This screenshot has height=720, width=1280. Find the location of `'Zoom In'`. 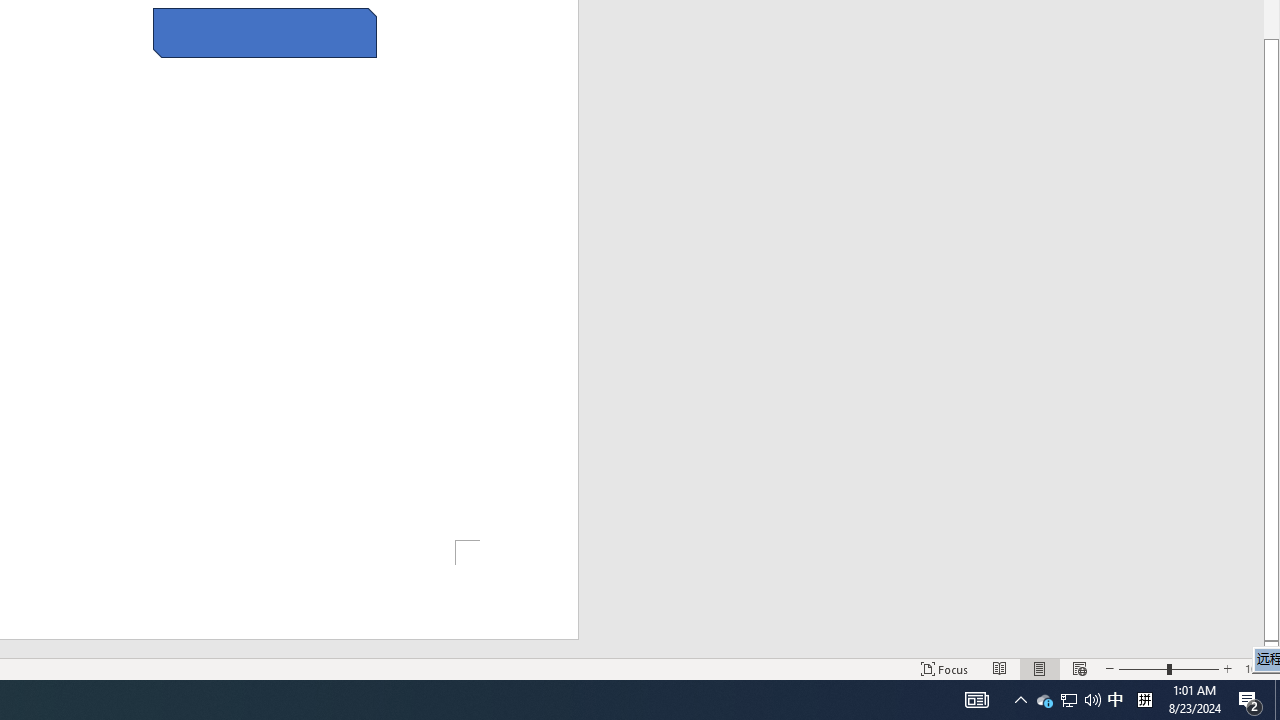

'Zoom In' is located at coordinates (1226, 669).